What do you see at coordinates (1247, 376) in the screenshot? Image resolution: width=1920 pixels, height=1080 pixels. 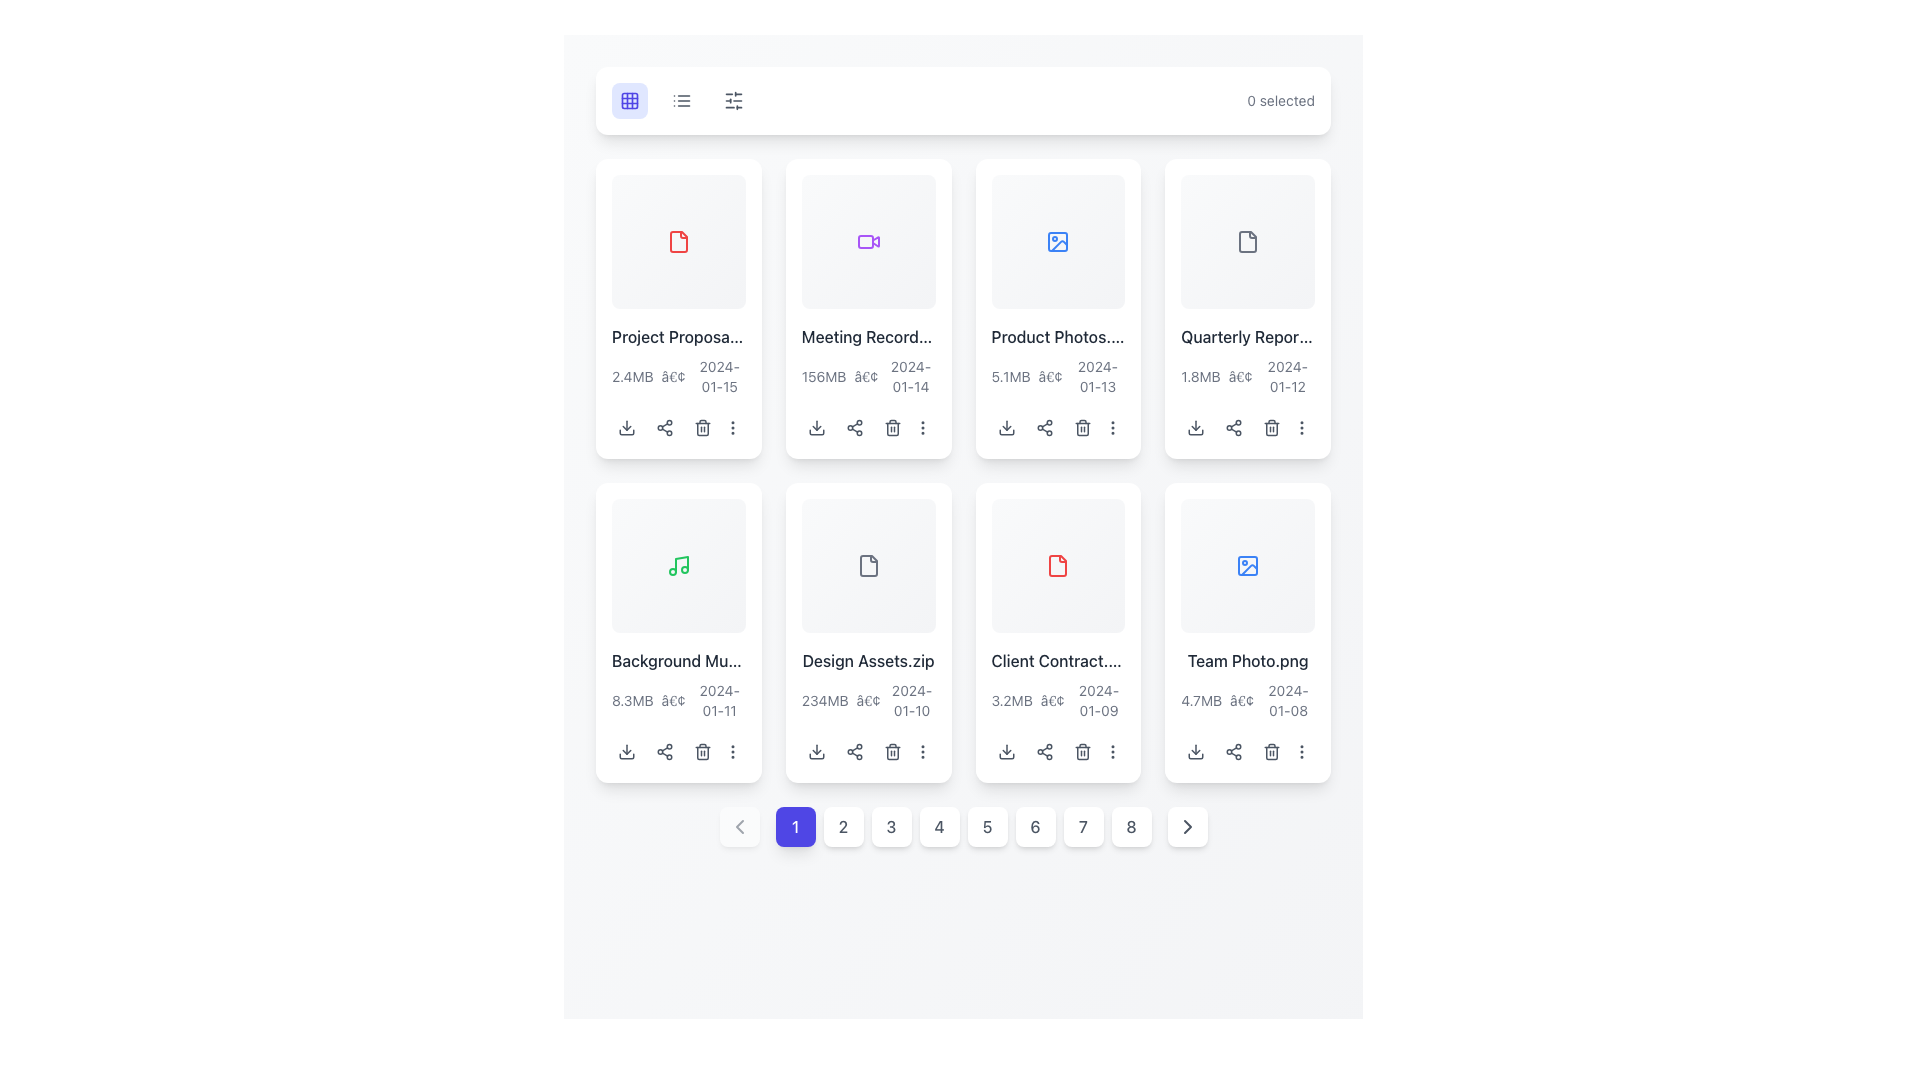 I see `the text label that displays the file size and date associated with 'Quarterly Report.xlsx', located at the bottom of the card` at bounding box center [1247, 376].